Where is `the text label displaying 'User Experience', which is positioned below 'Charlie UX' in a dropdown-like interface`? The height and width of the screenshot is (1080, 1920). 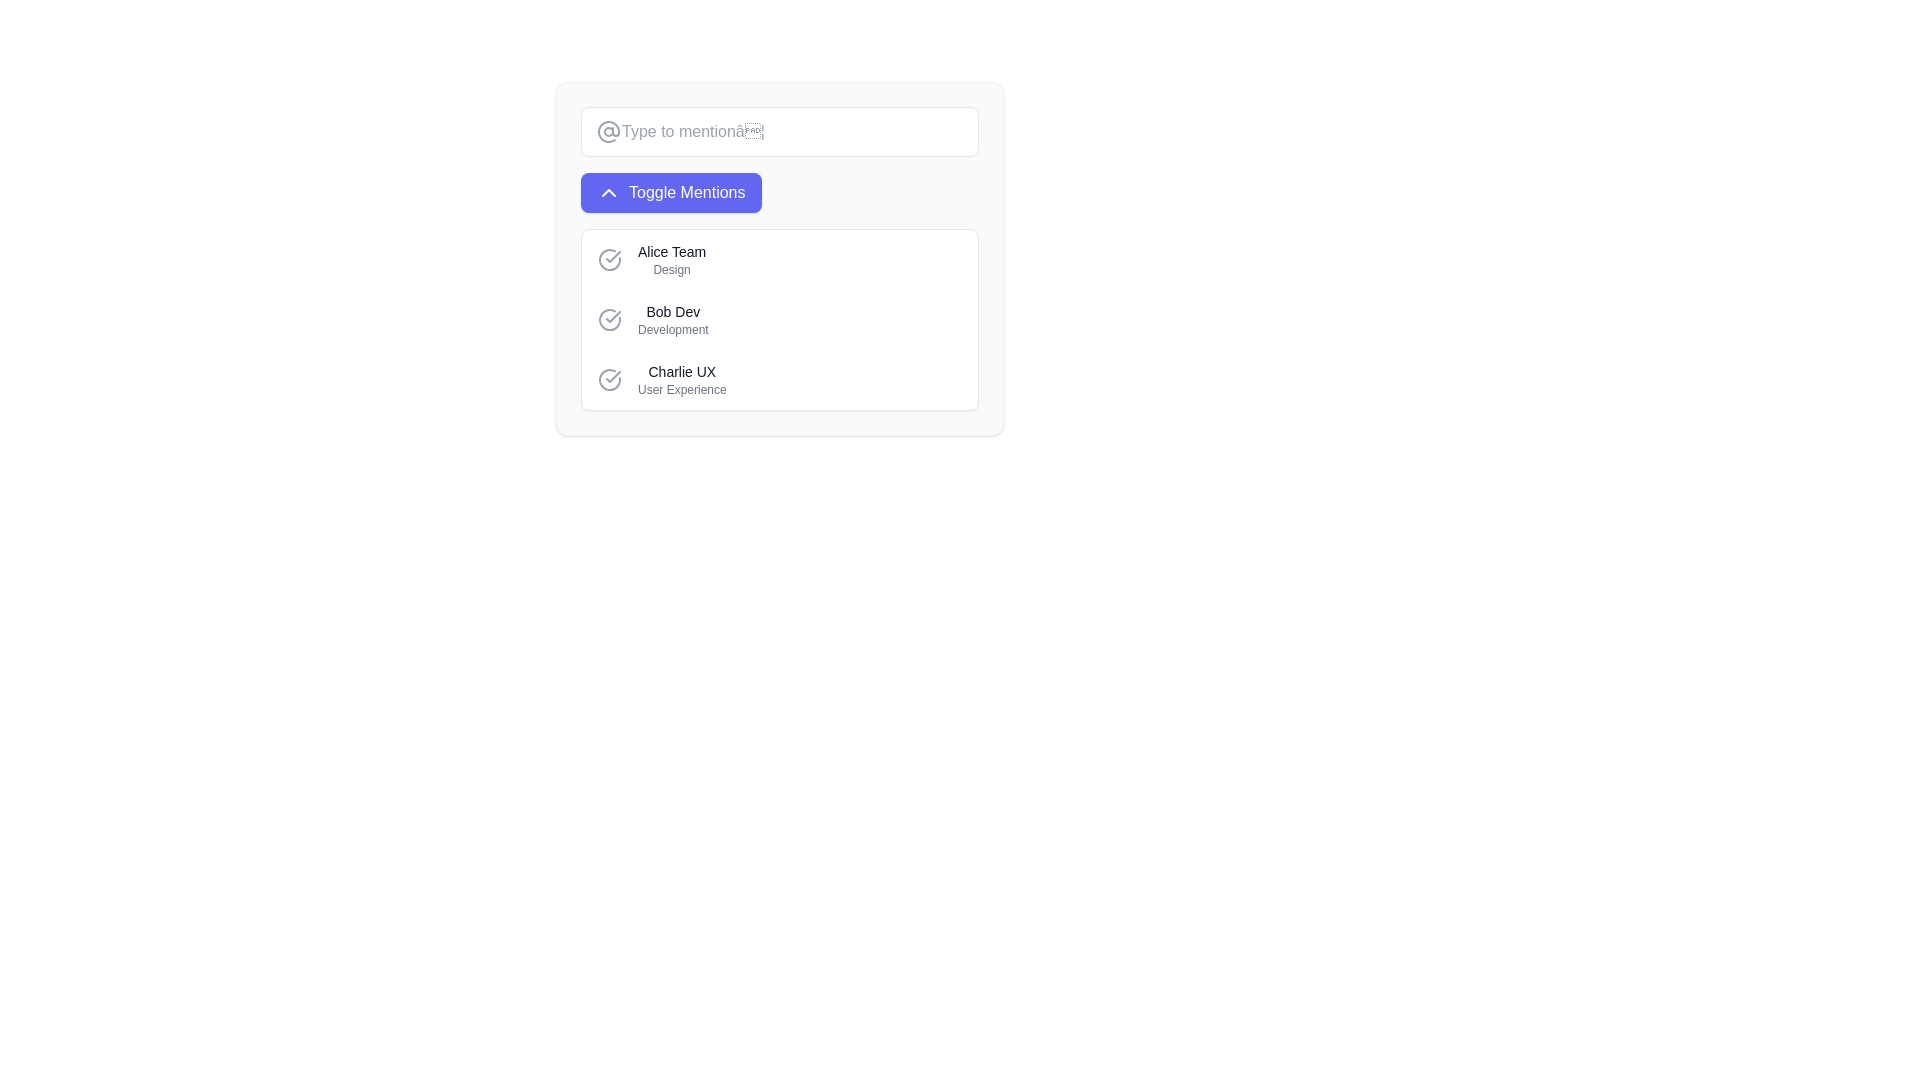
the text label displaying 'User Experience', which is positioned below 'Charlie UX' in a dropdown-like interface is located at coordinates (682, 389).